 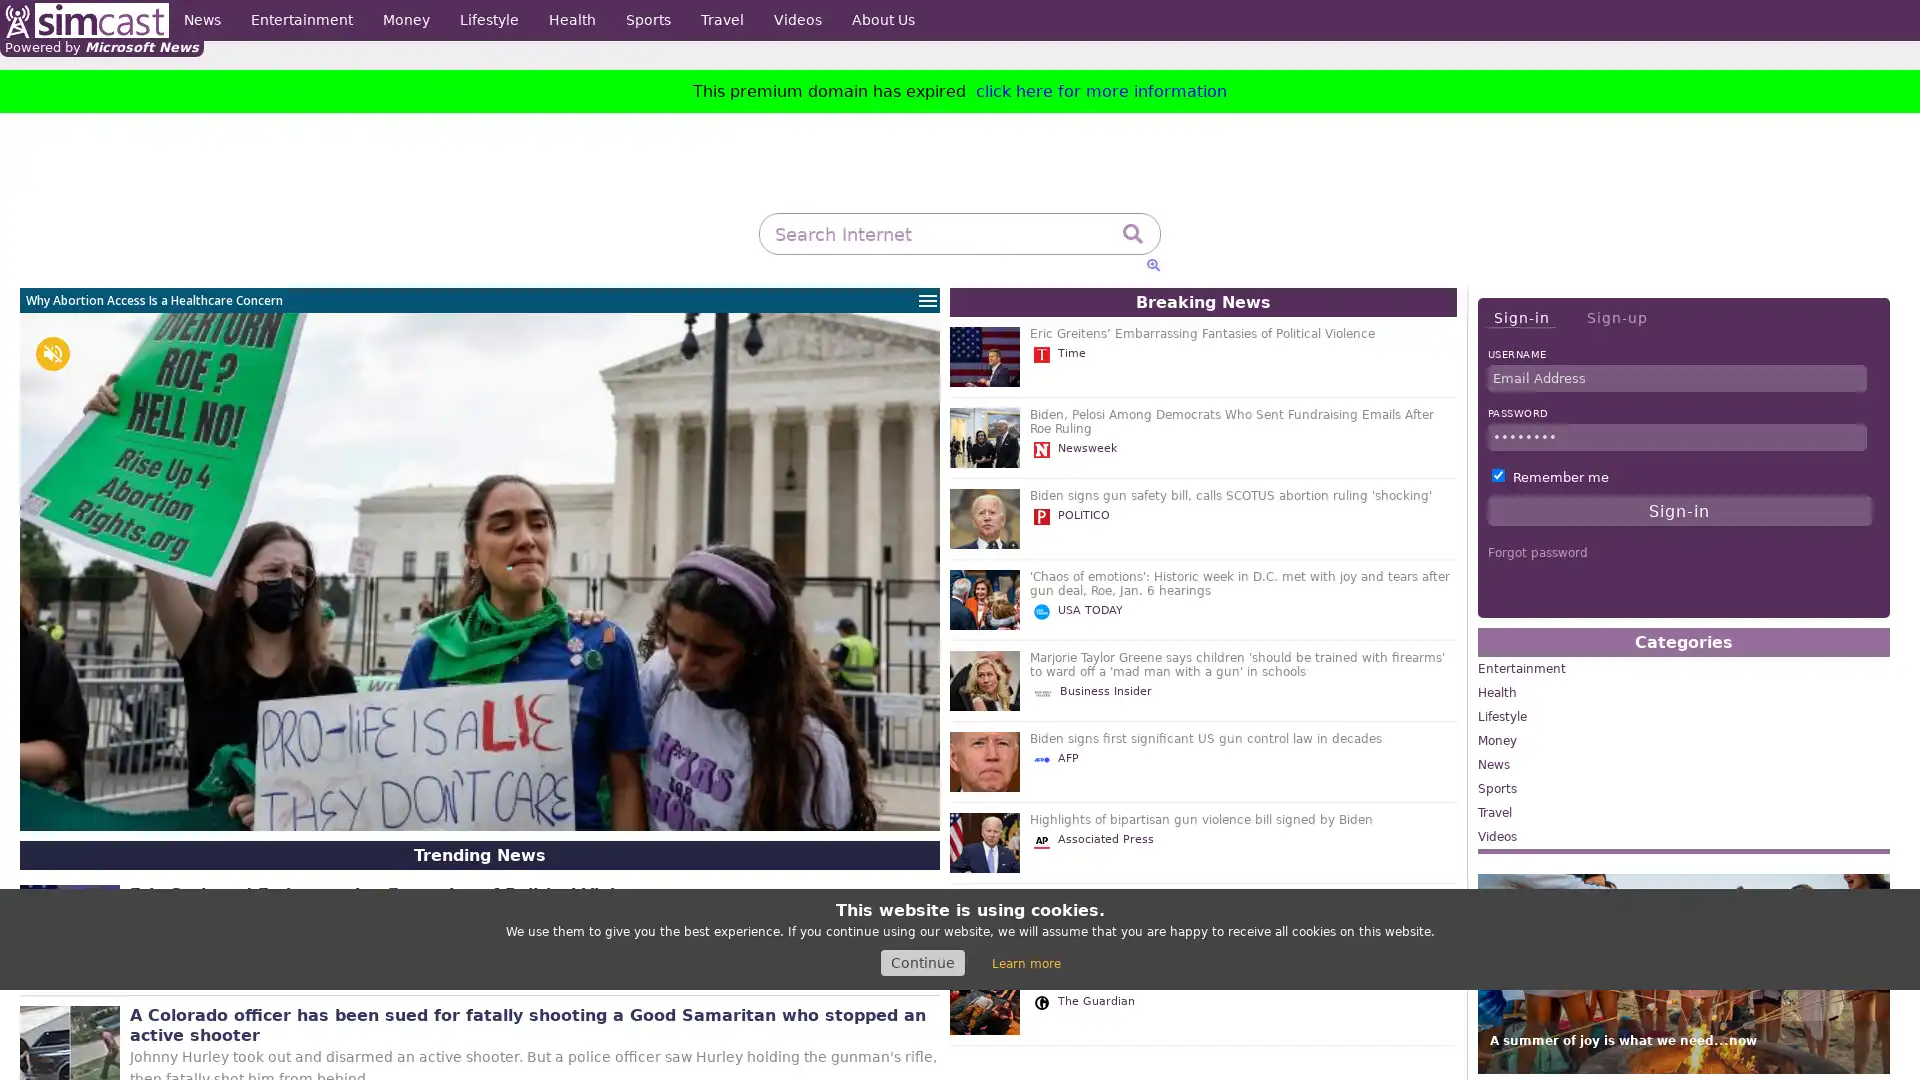 What do you see at coordinates (921, 962) in the screenshot?
I see `Continue` at bounding box center [921, 962].